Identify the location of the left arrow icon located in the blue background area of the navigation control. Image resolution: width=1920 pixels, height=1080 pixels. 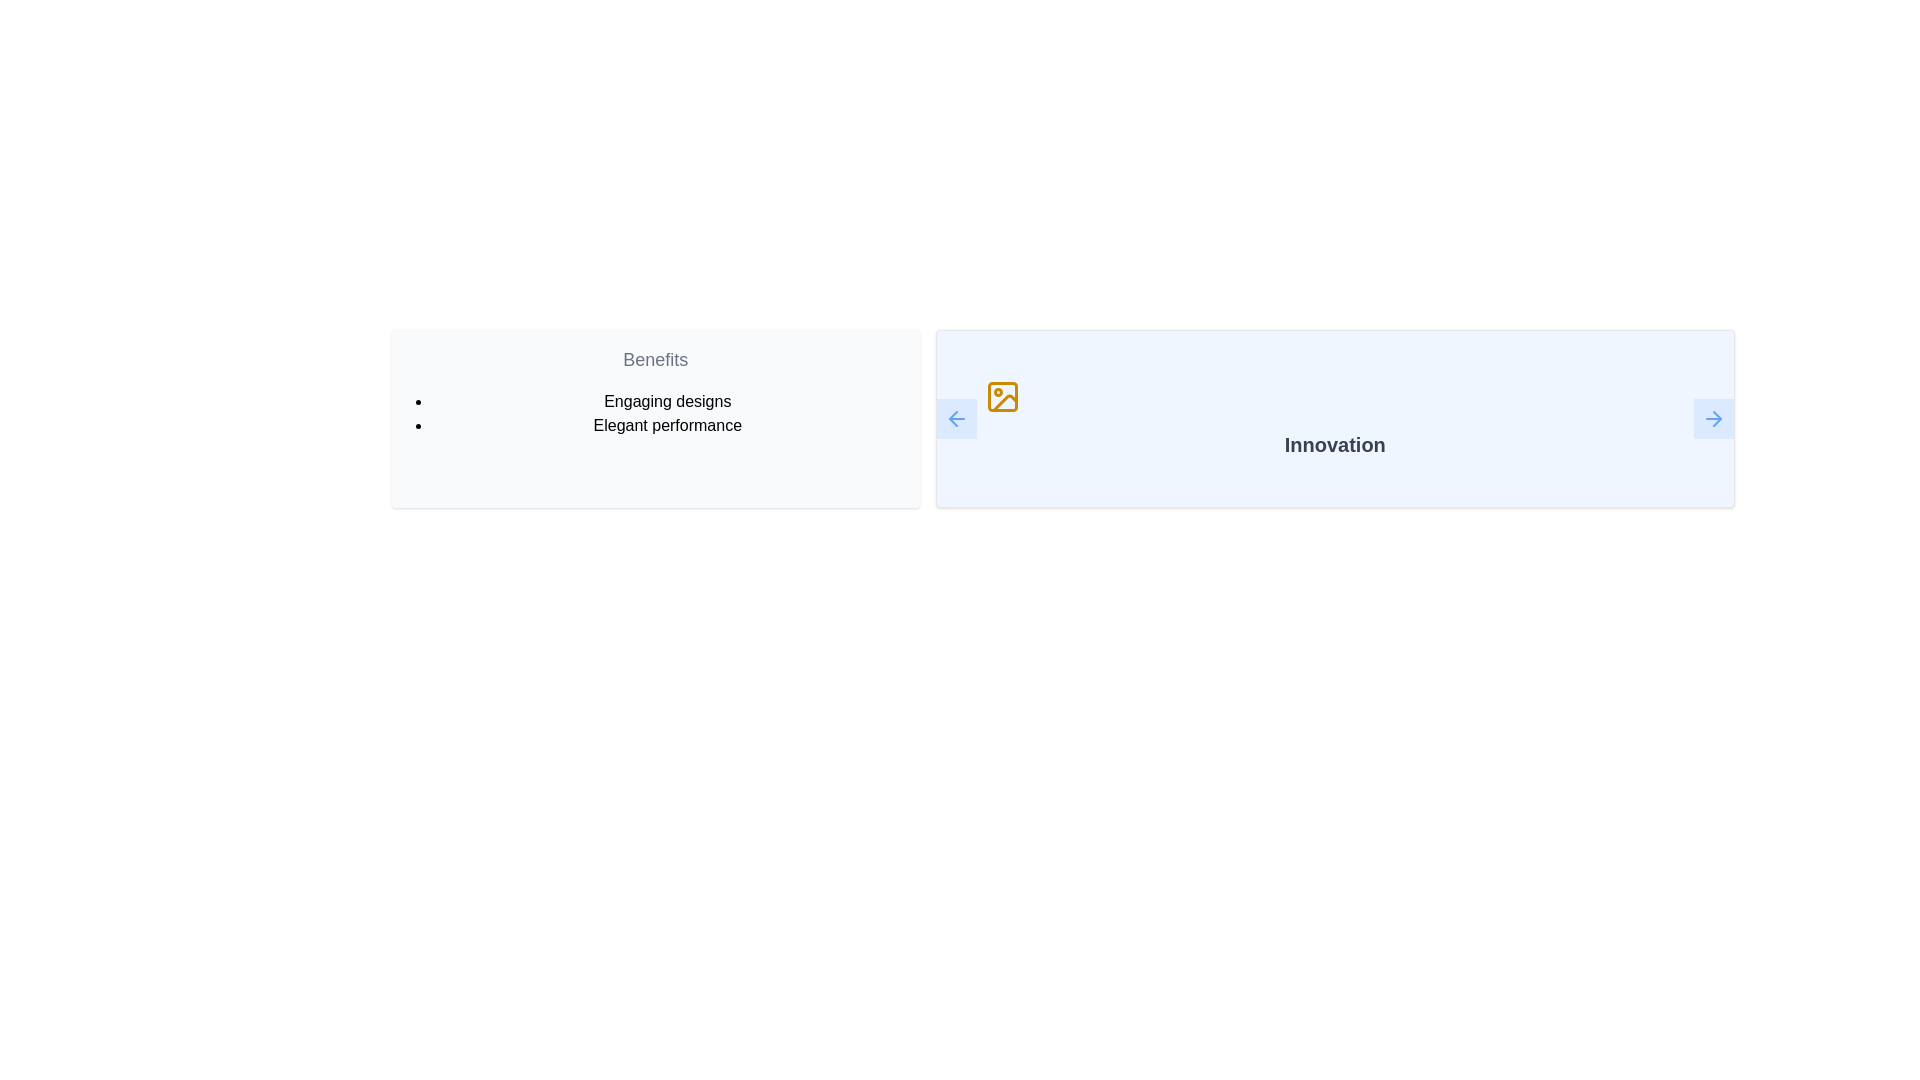
(952, 418).